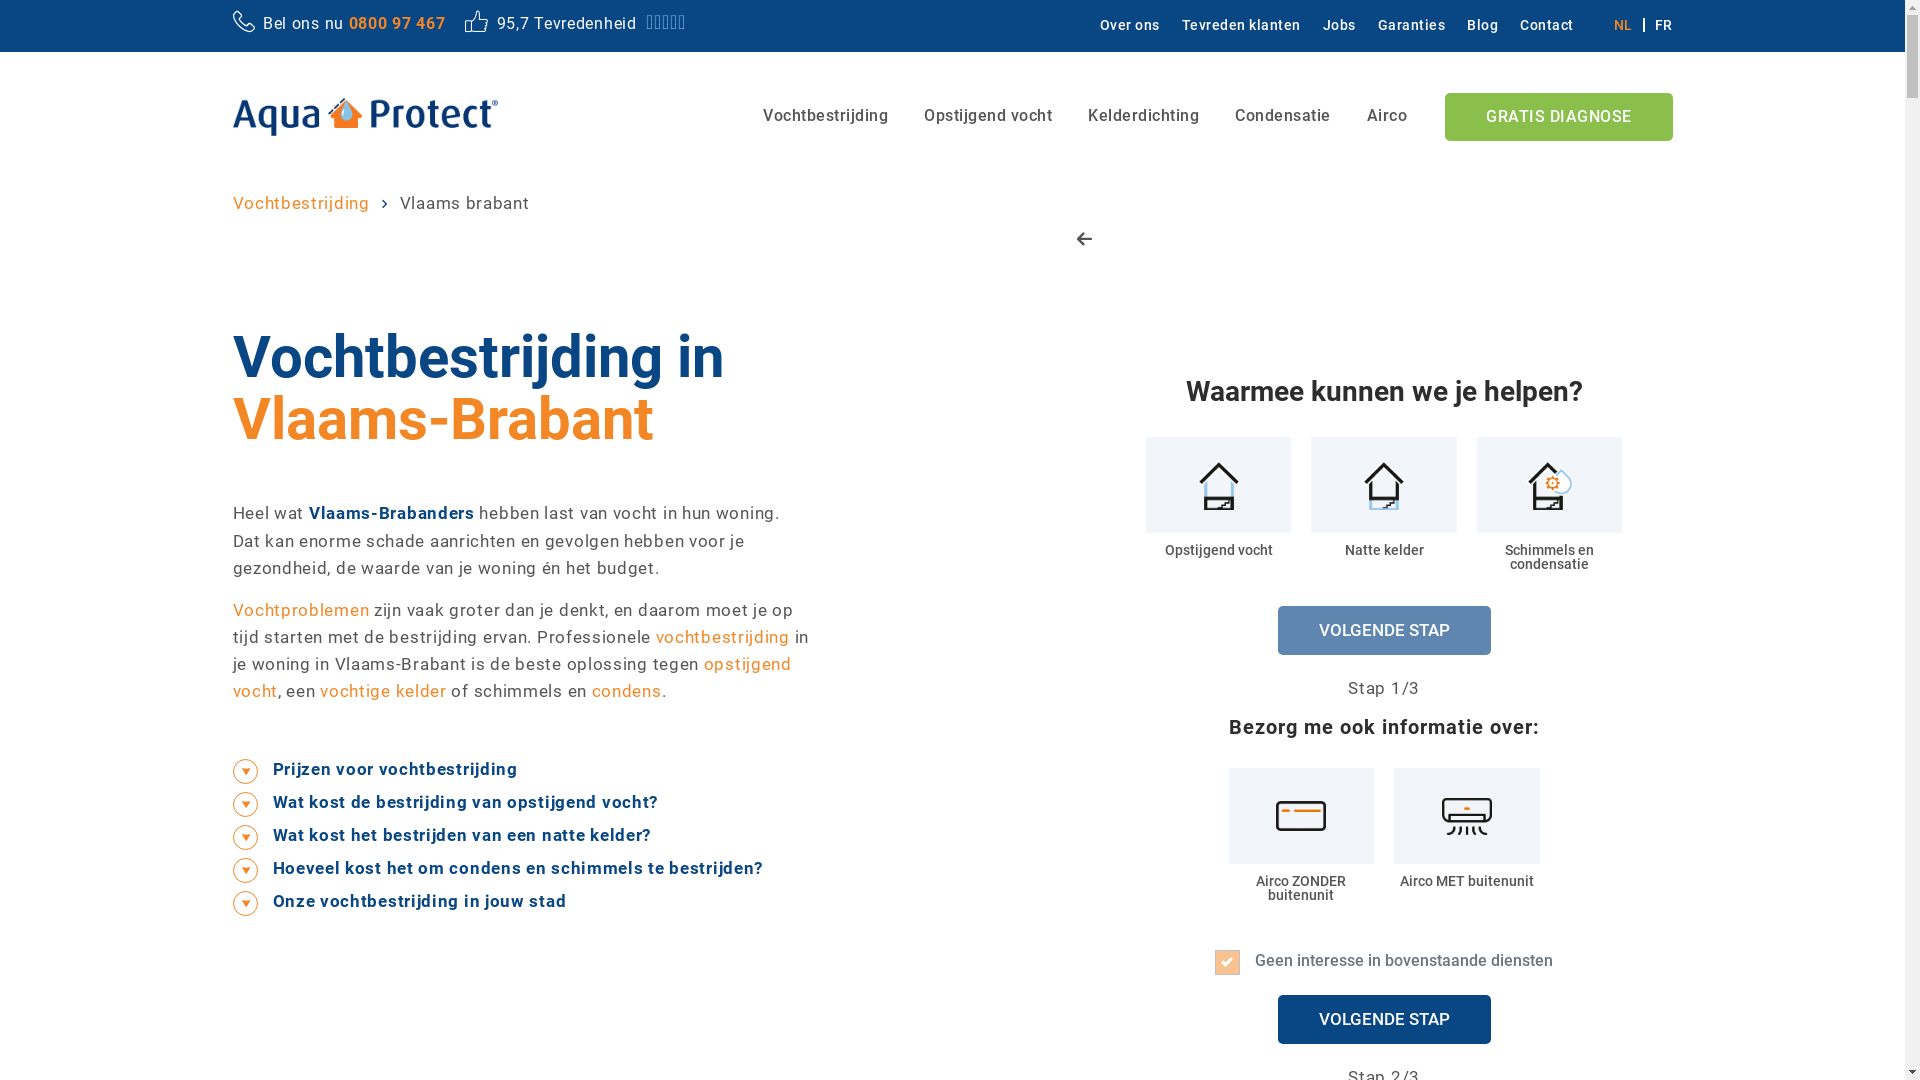 The image size is (1920, 1080). Describe the element at coordinates (1383, 630) in the screenshot. I see `'VOLGENDE STAP'` at that location.